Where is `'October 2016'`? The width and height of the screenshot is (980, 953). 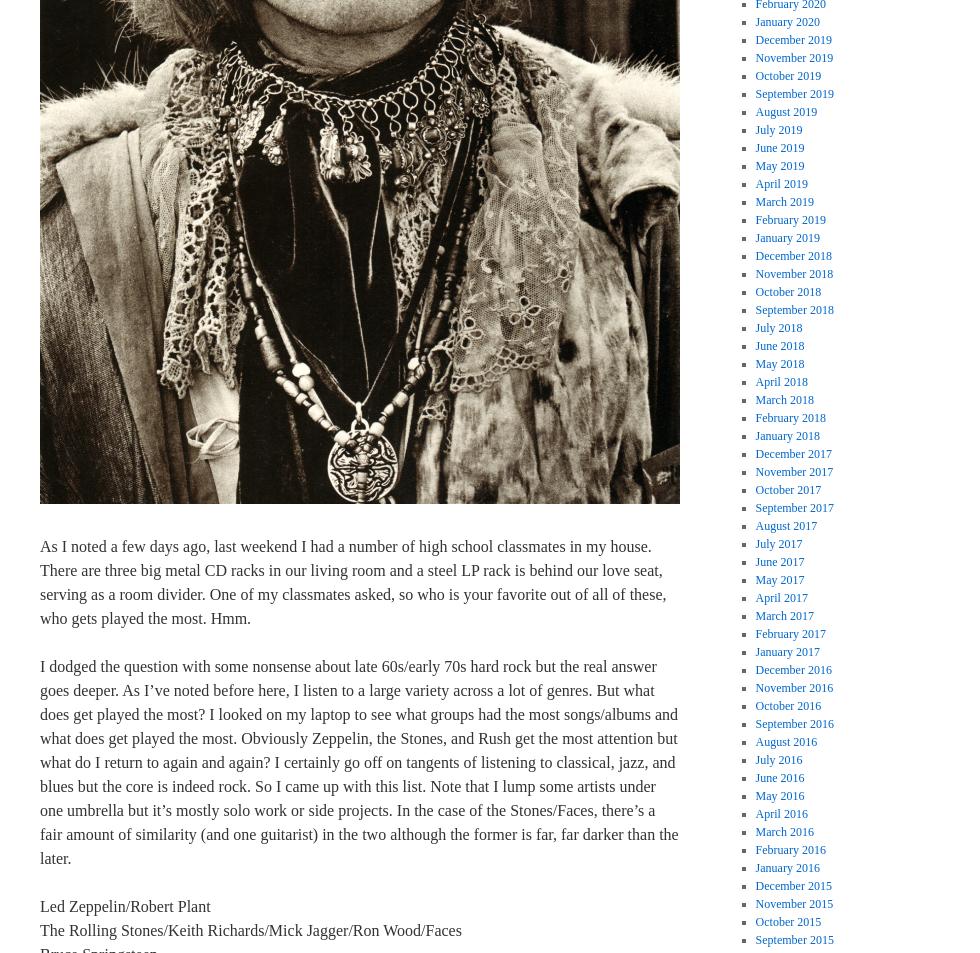 'October 2016' is located at coordinates (754, 705).